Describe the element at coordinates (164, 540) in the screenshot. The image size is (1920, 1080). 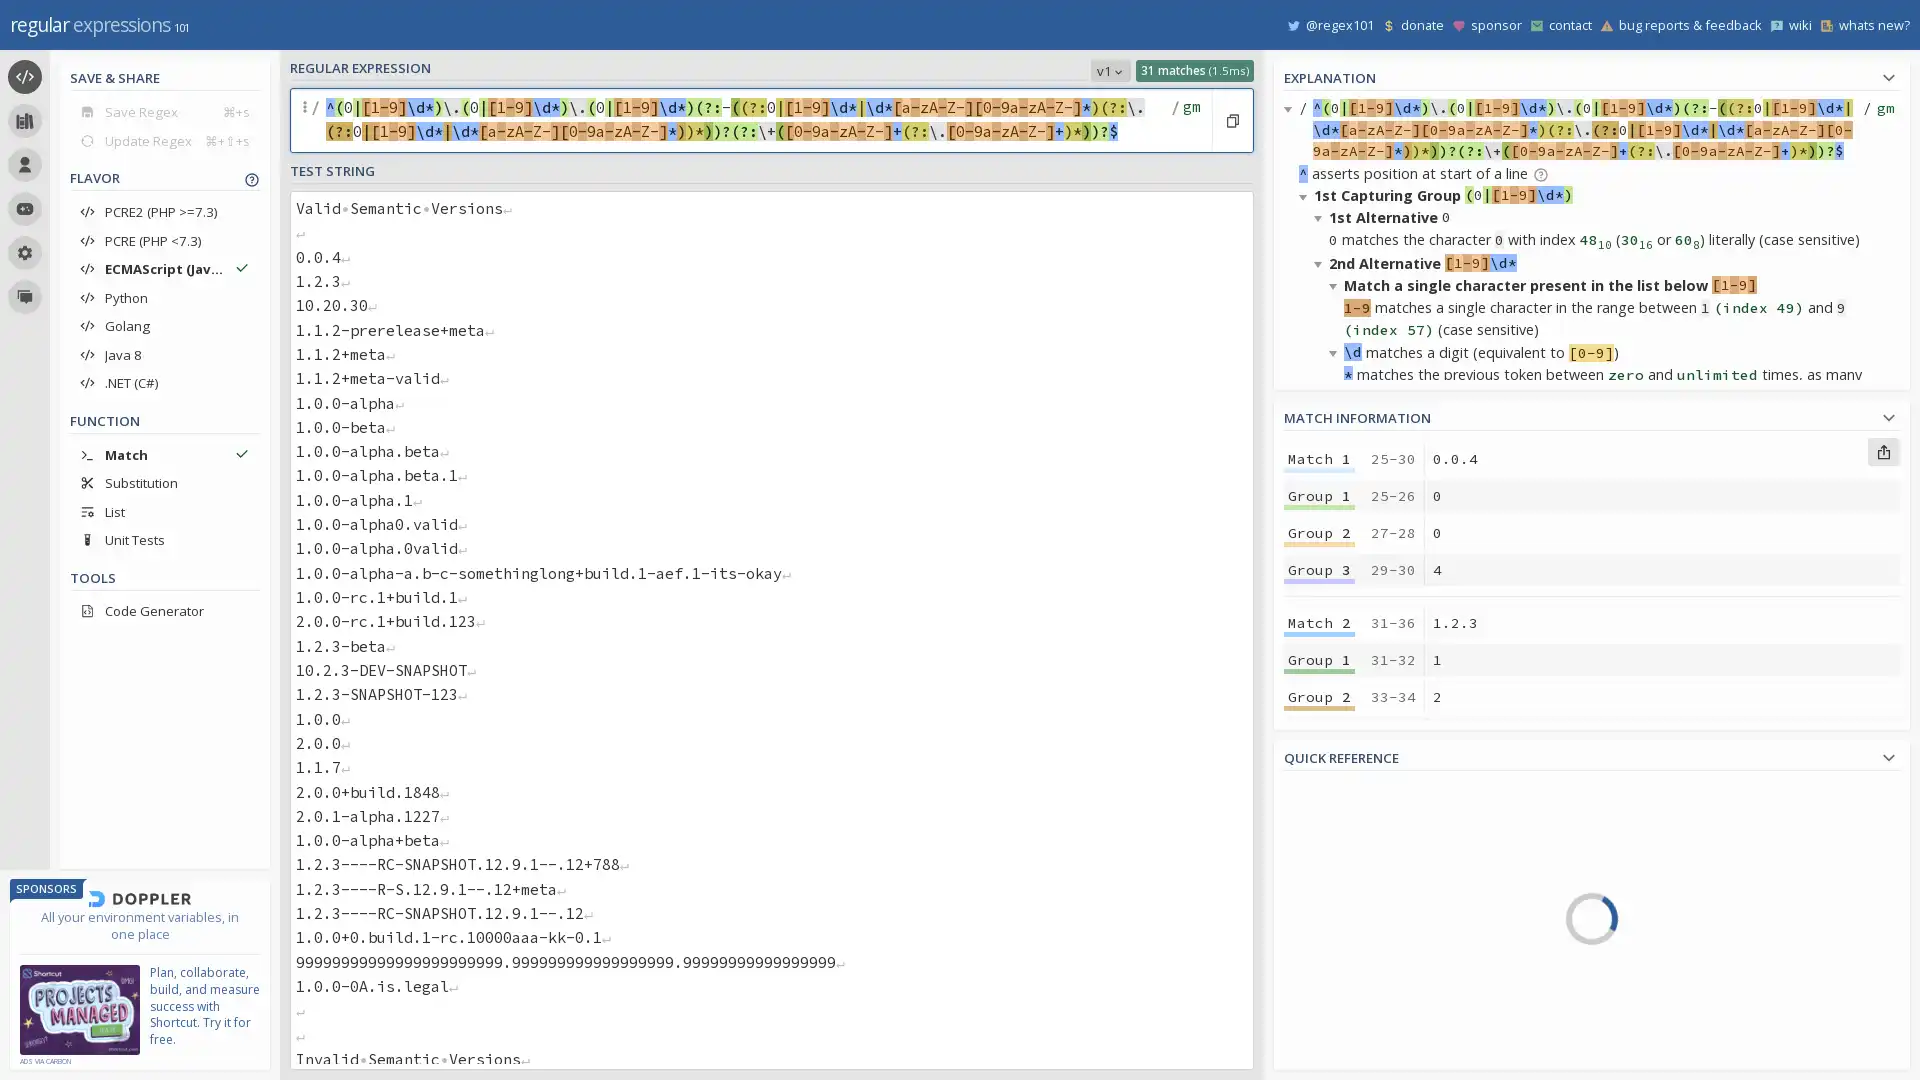
I see `Unit Tests` at that location.